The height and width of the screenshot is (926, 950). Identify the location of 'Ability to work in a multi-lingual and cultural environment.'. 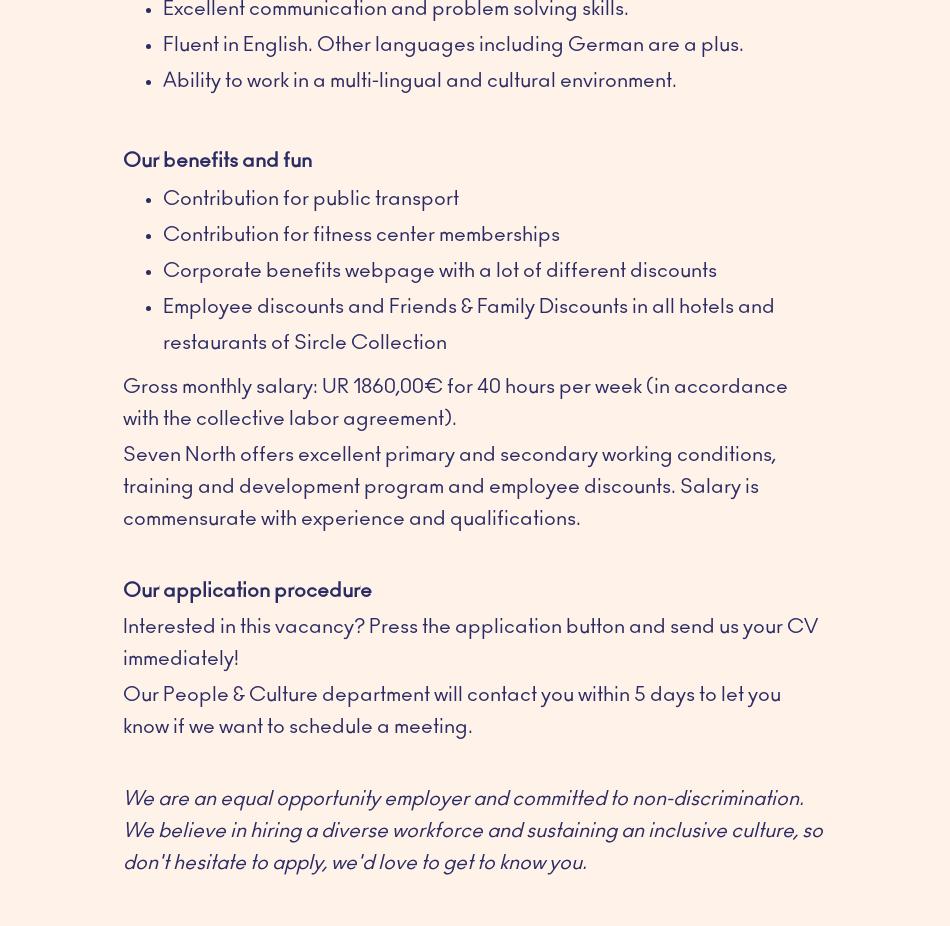
(418, 79).